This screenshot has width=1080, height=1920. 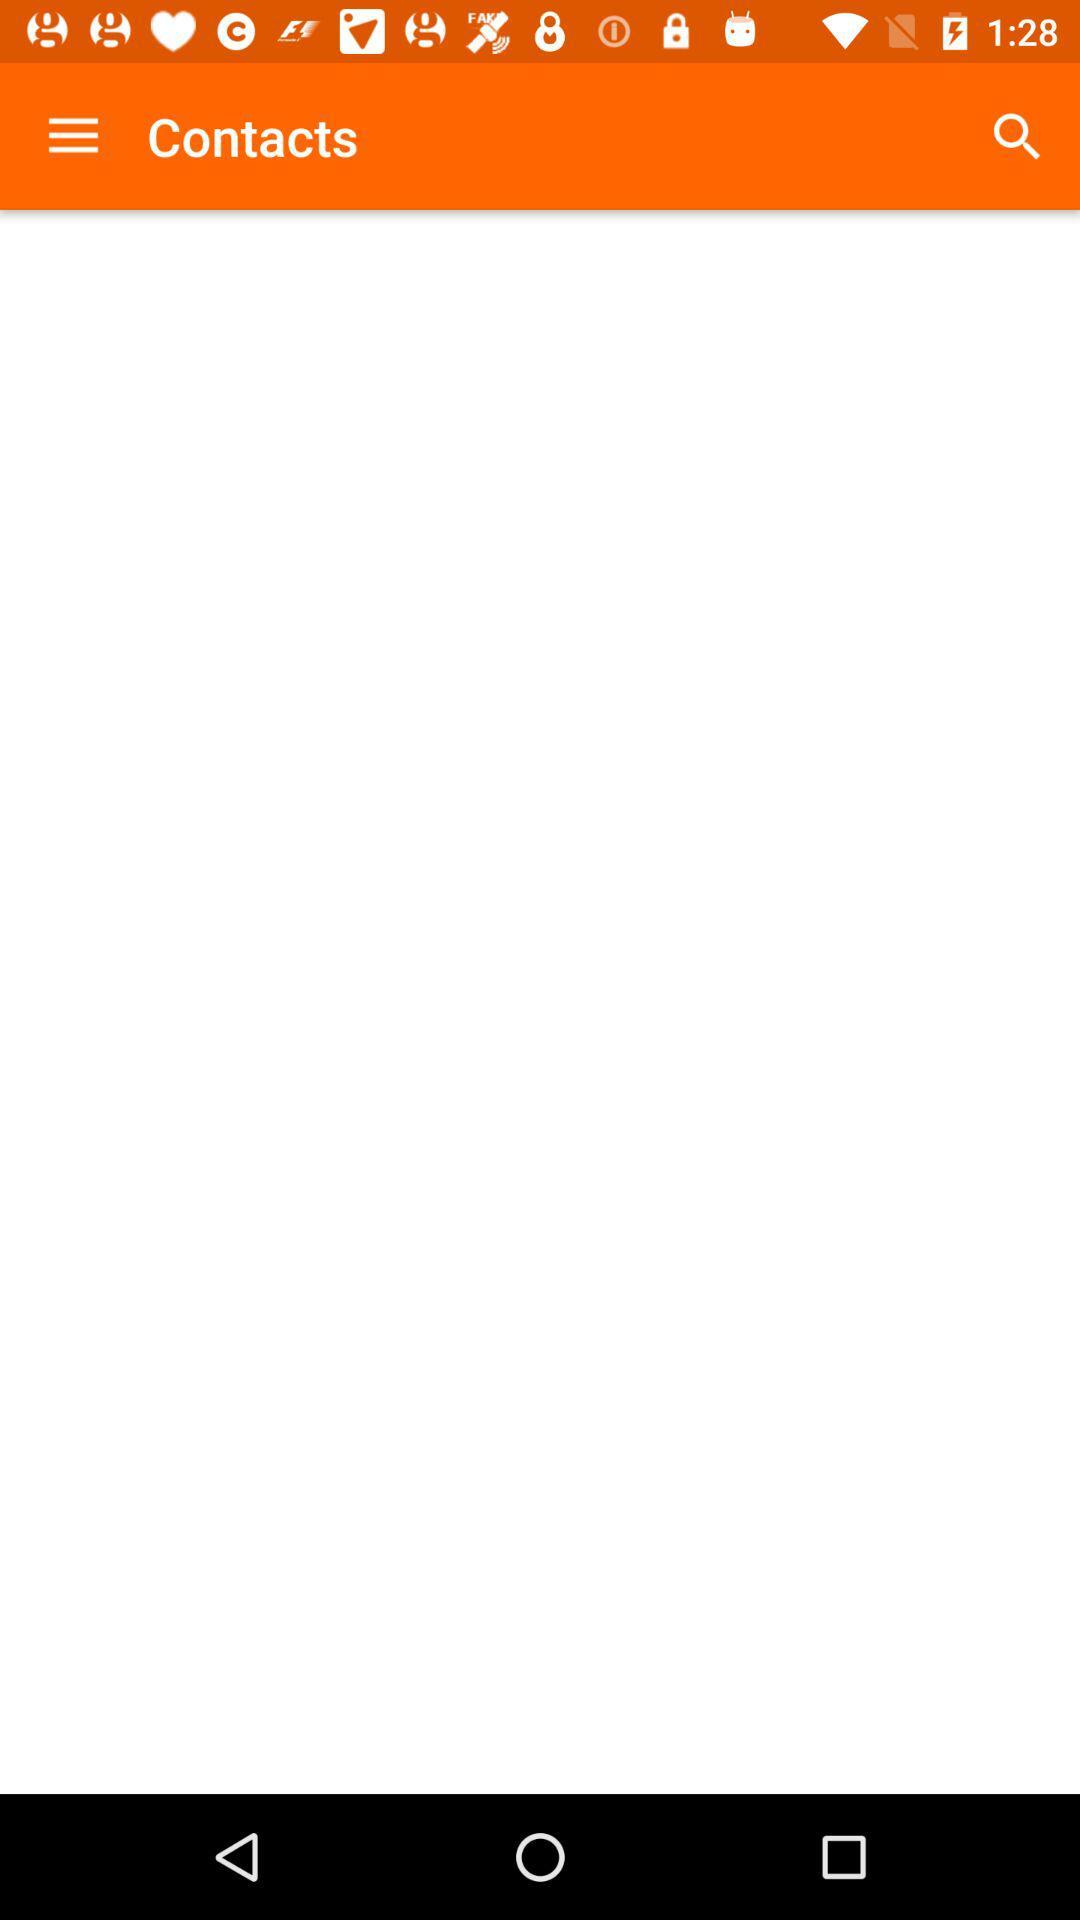 I want to click on the icon to the left of contacts, so click(x=72, y=135).